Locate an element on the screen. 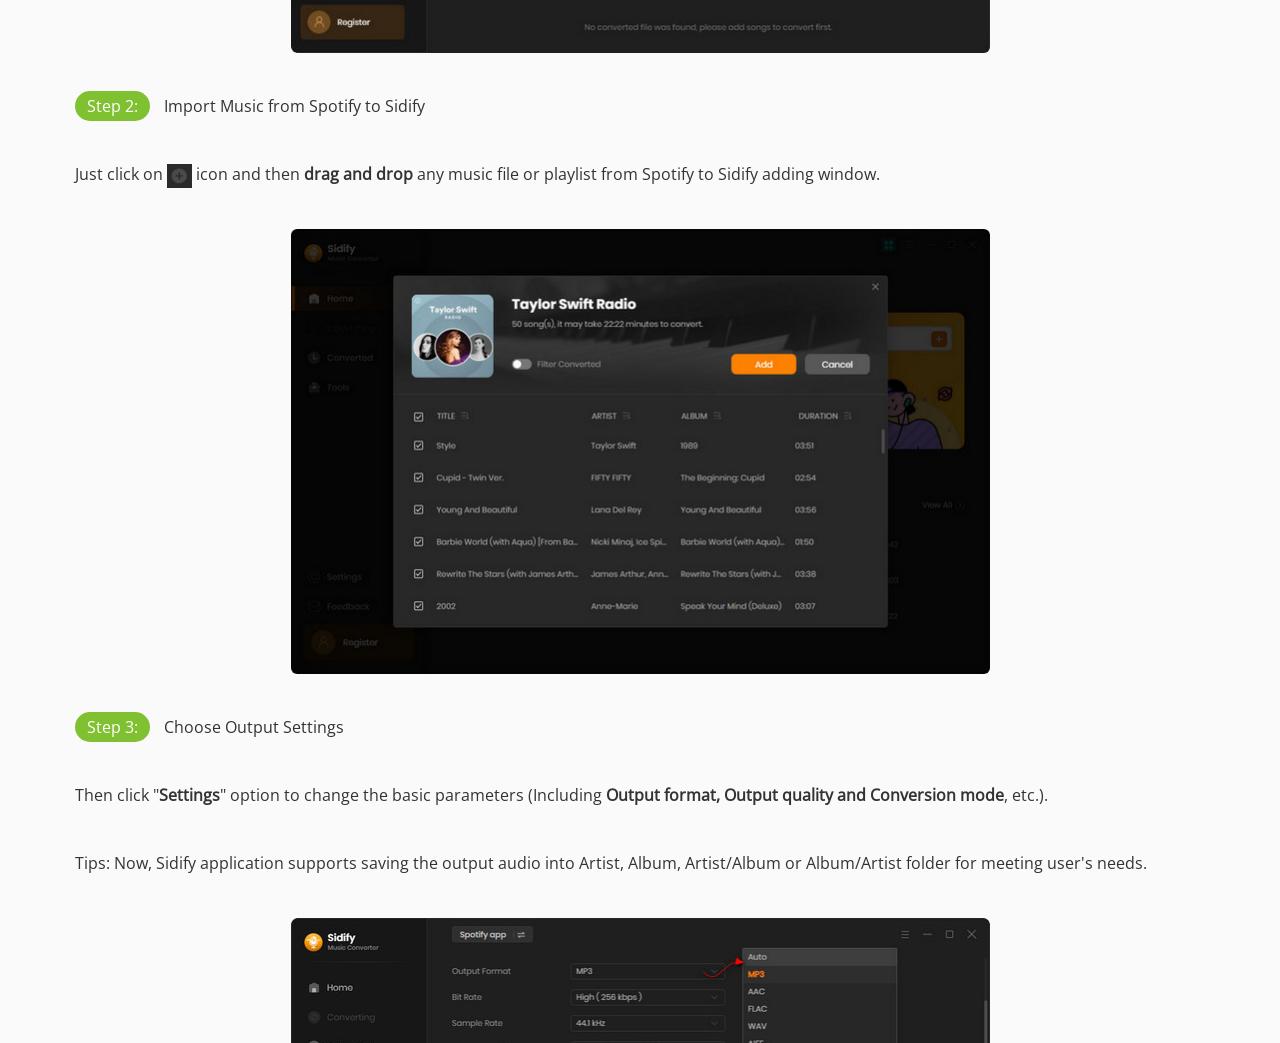  'drag and drop' is located at coordinates (358, 172).